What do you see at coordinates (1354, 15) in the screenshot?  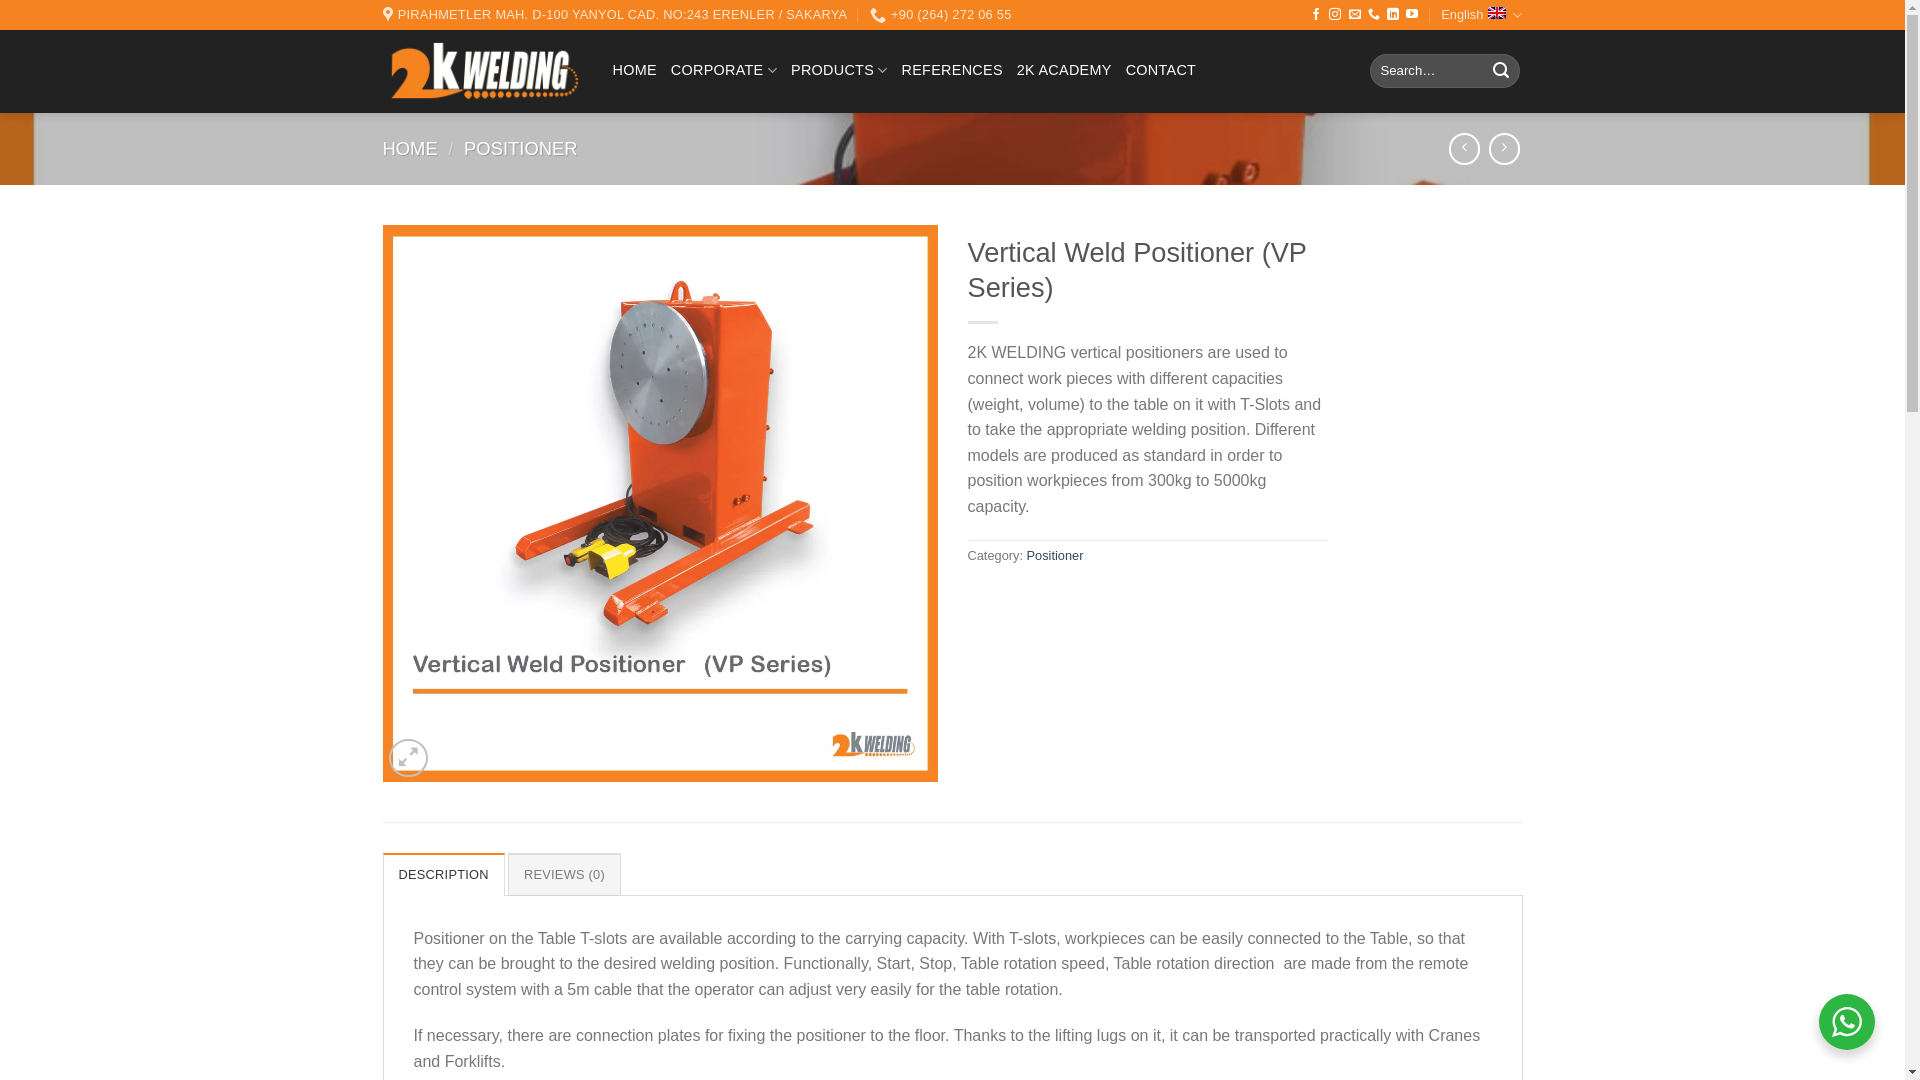 I see `'Send us an email'` at bounding box center [1354, 15].